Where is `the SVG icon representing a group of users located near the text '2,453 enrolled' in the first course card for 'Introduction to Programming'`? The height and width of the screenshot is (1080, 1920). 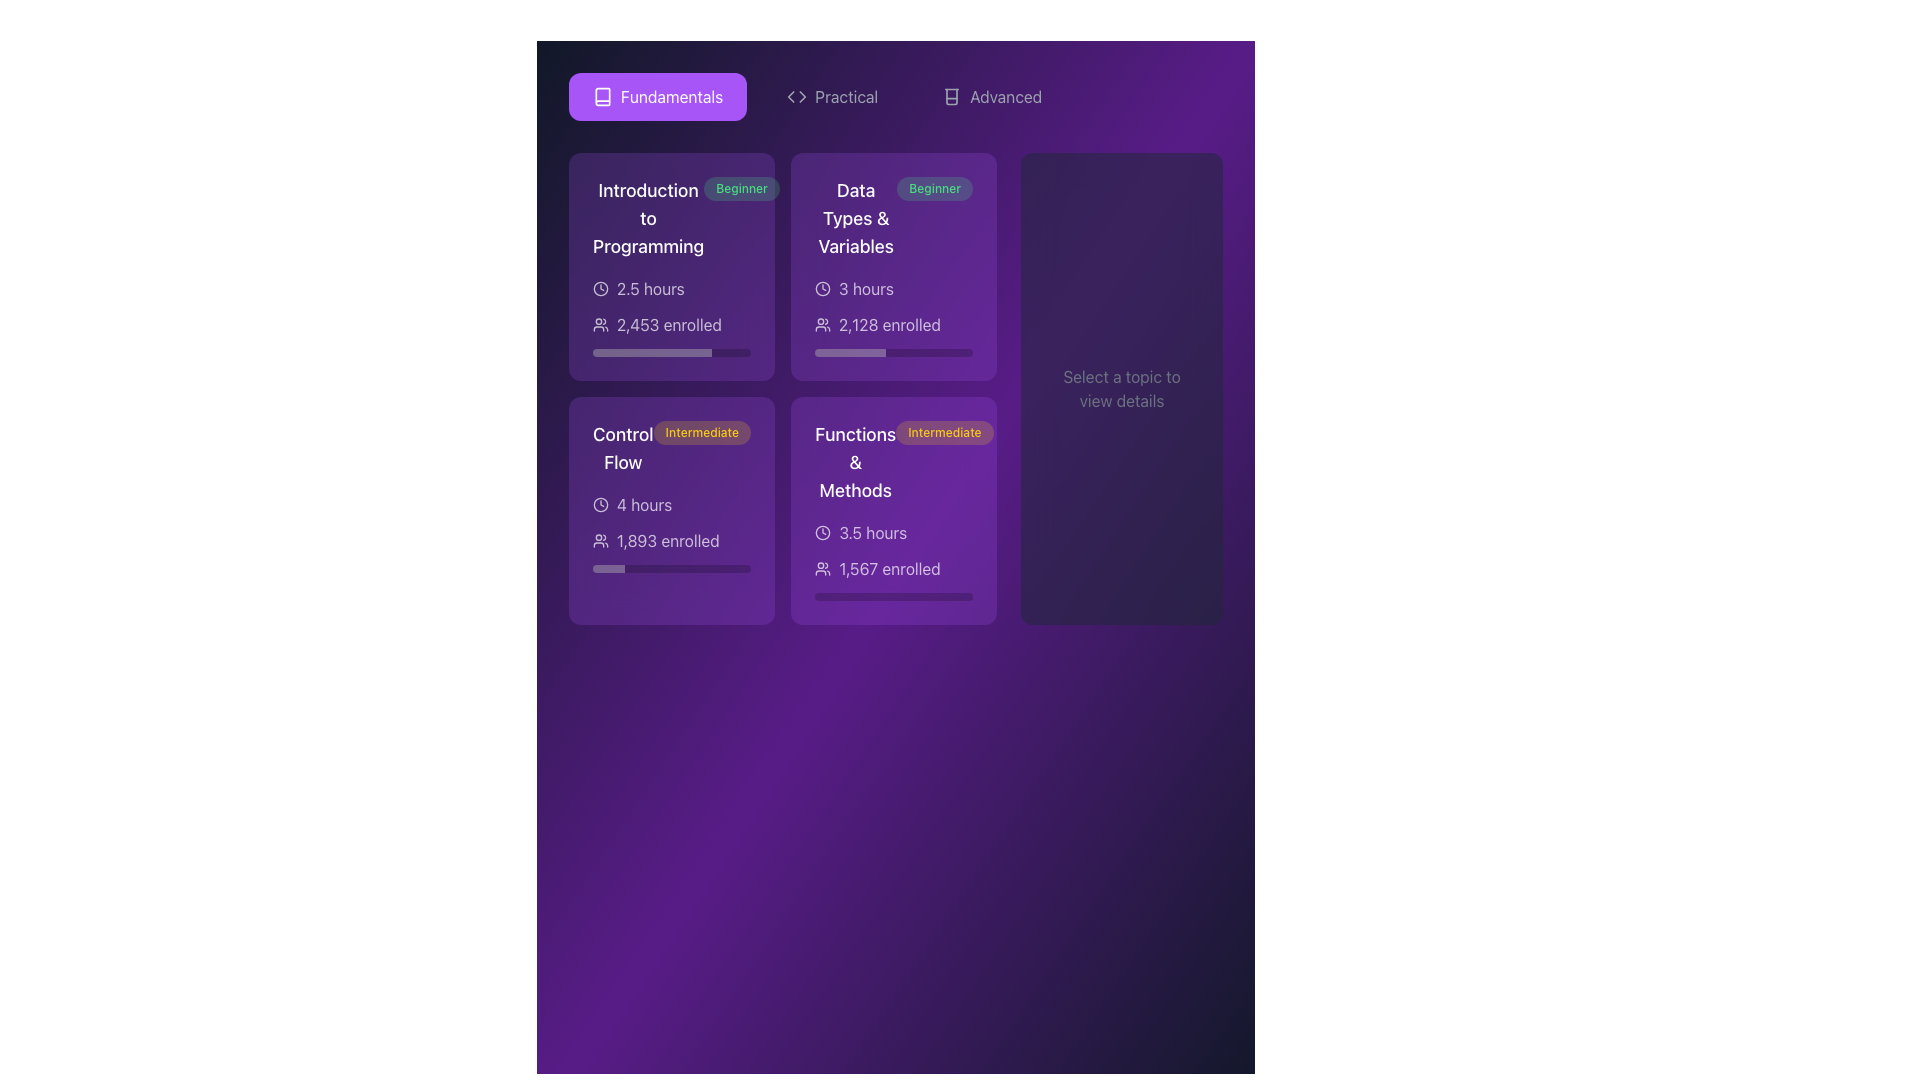
the SVG icon representing a group of users located near the text '2,453 enrolled' in the first course card for 'Introduction to Programming' is located at coordinates (599, 323).